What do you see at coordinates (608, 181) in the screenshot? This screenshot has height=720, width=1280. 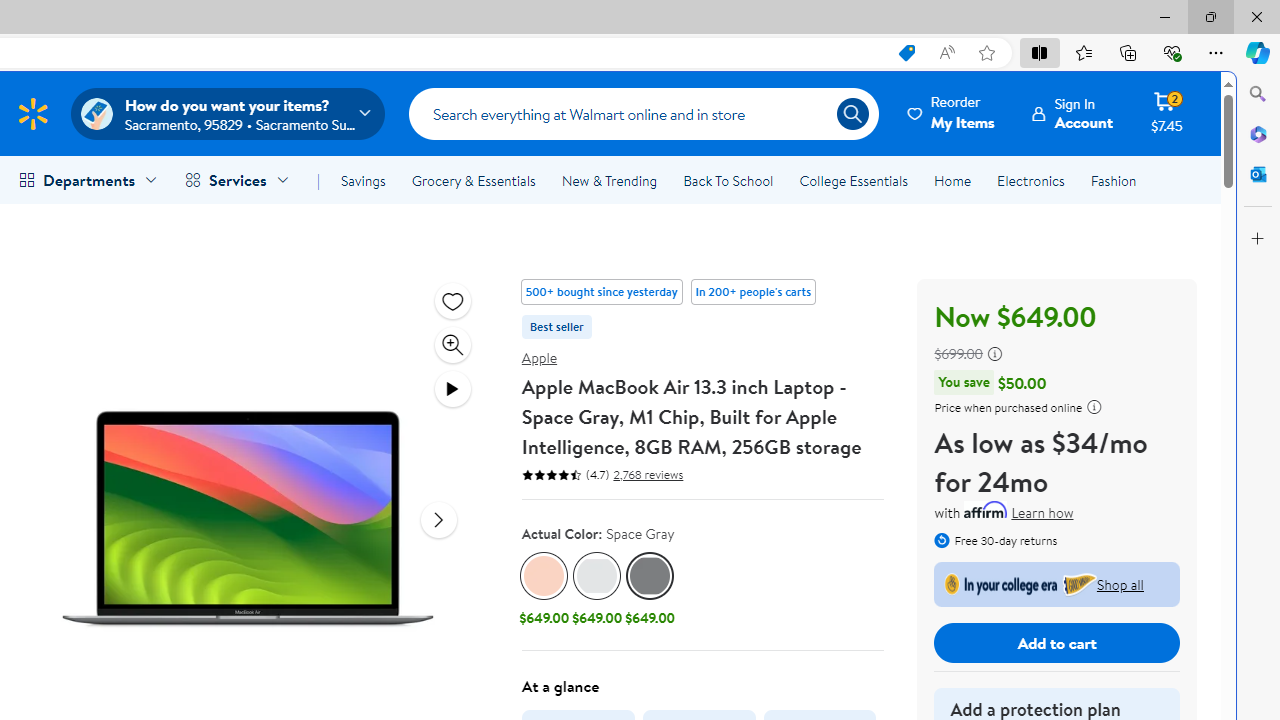 I see `'New & Trending'` at bounding box center [608, 181].